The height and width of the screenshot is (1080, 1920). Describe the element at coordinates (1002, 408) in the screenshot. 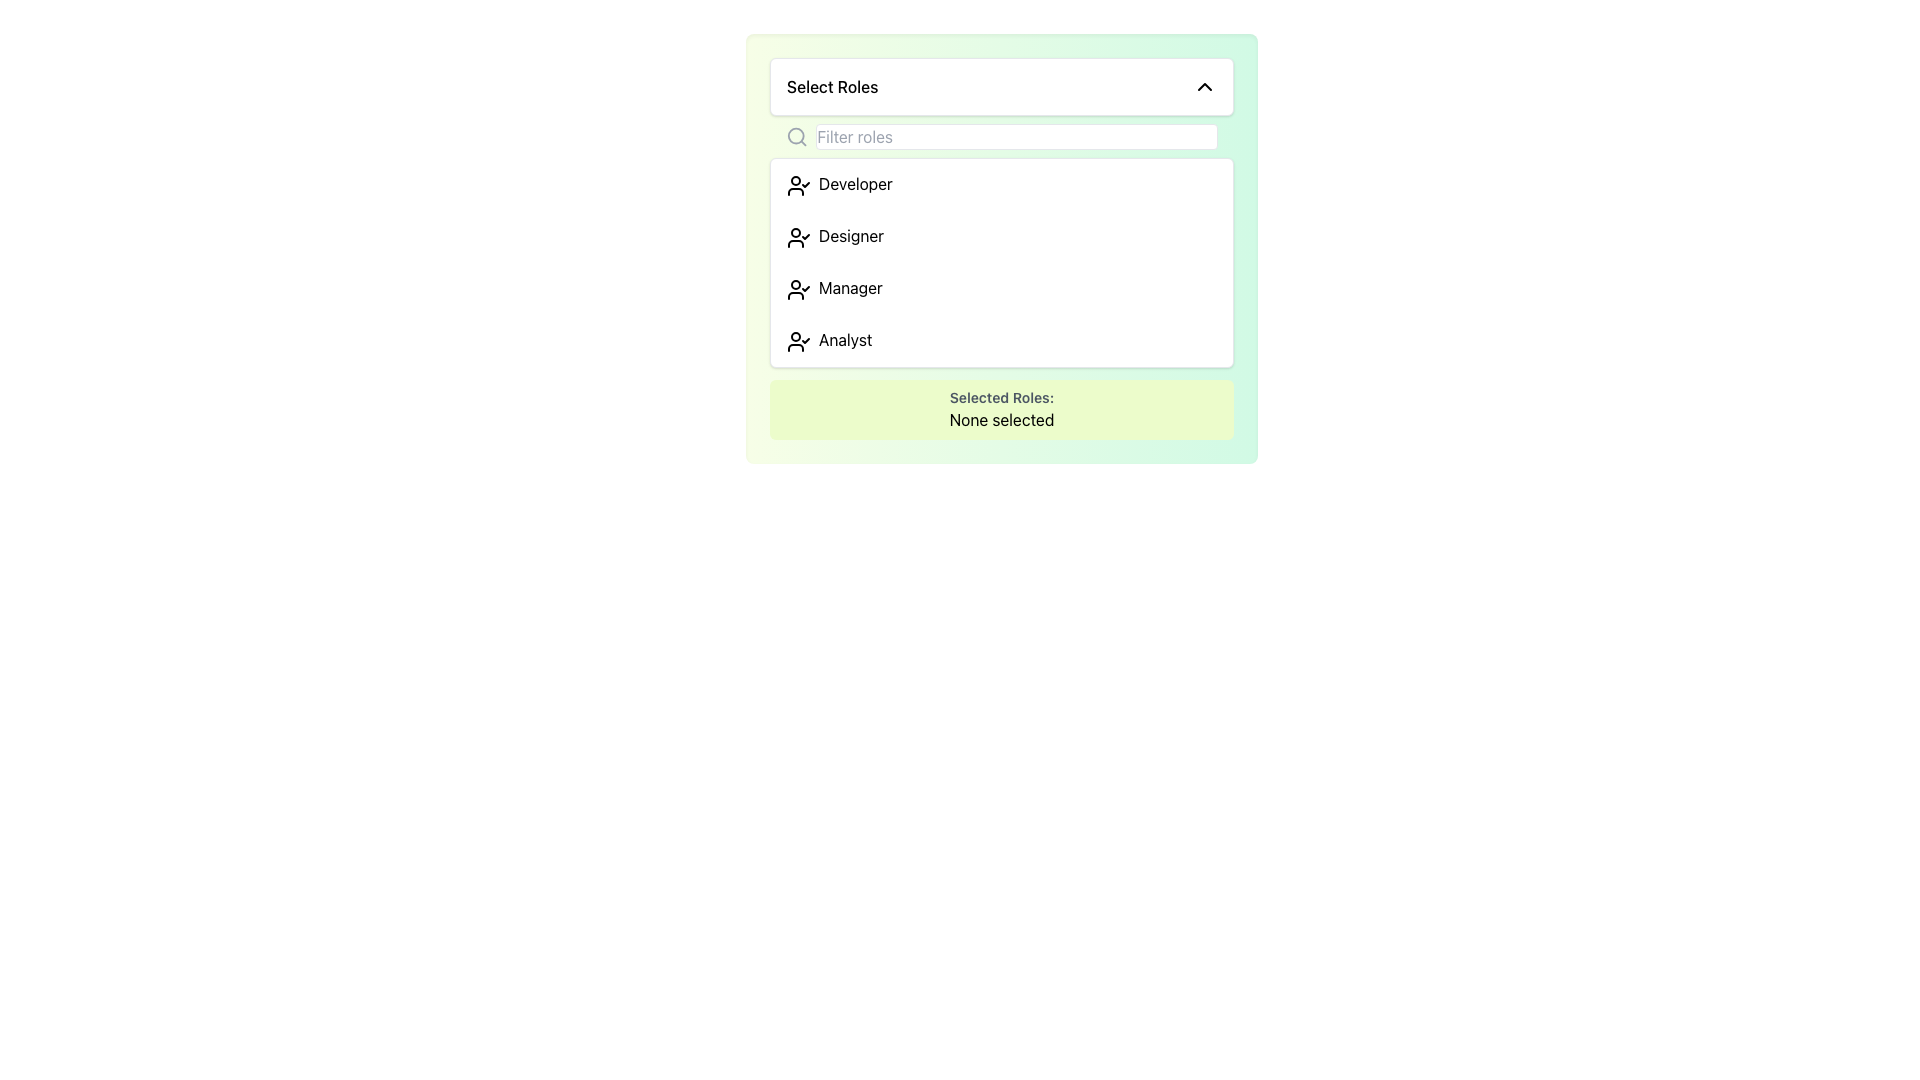

I see `the displayed text in the informational Text Display Box located below the last listed role ('Analyst')` at that location.